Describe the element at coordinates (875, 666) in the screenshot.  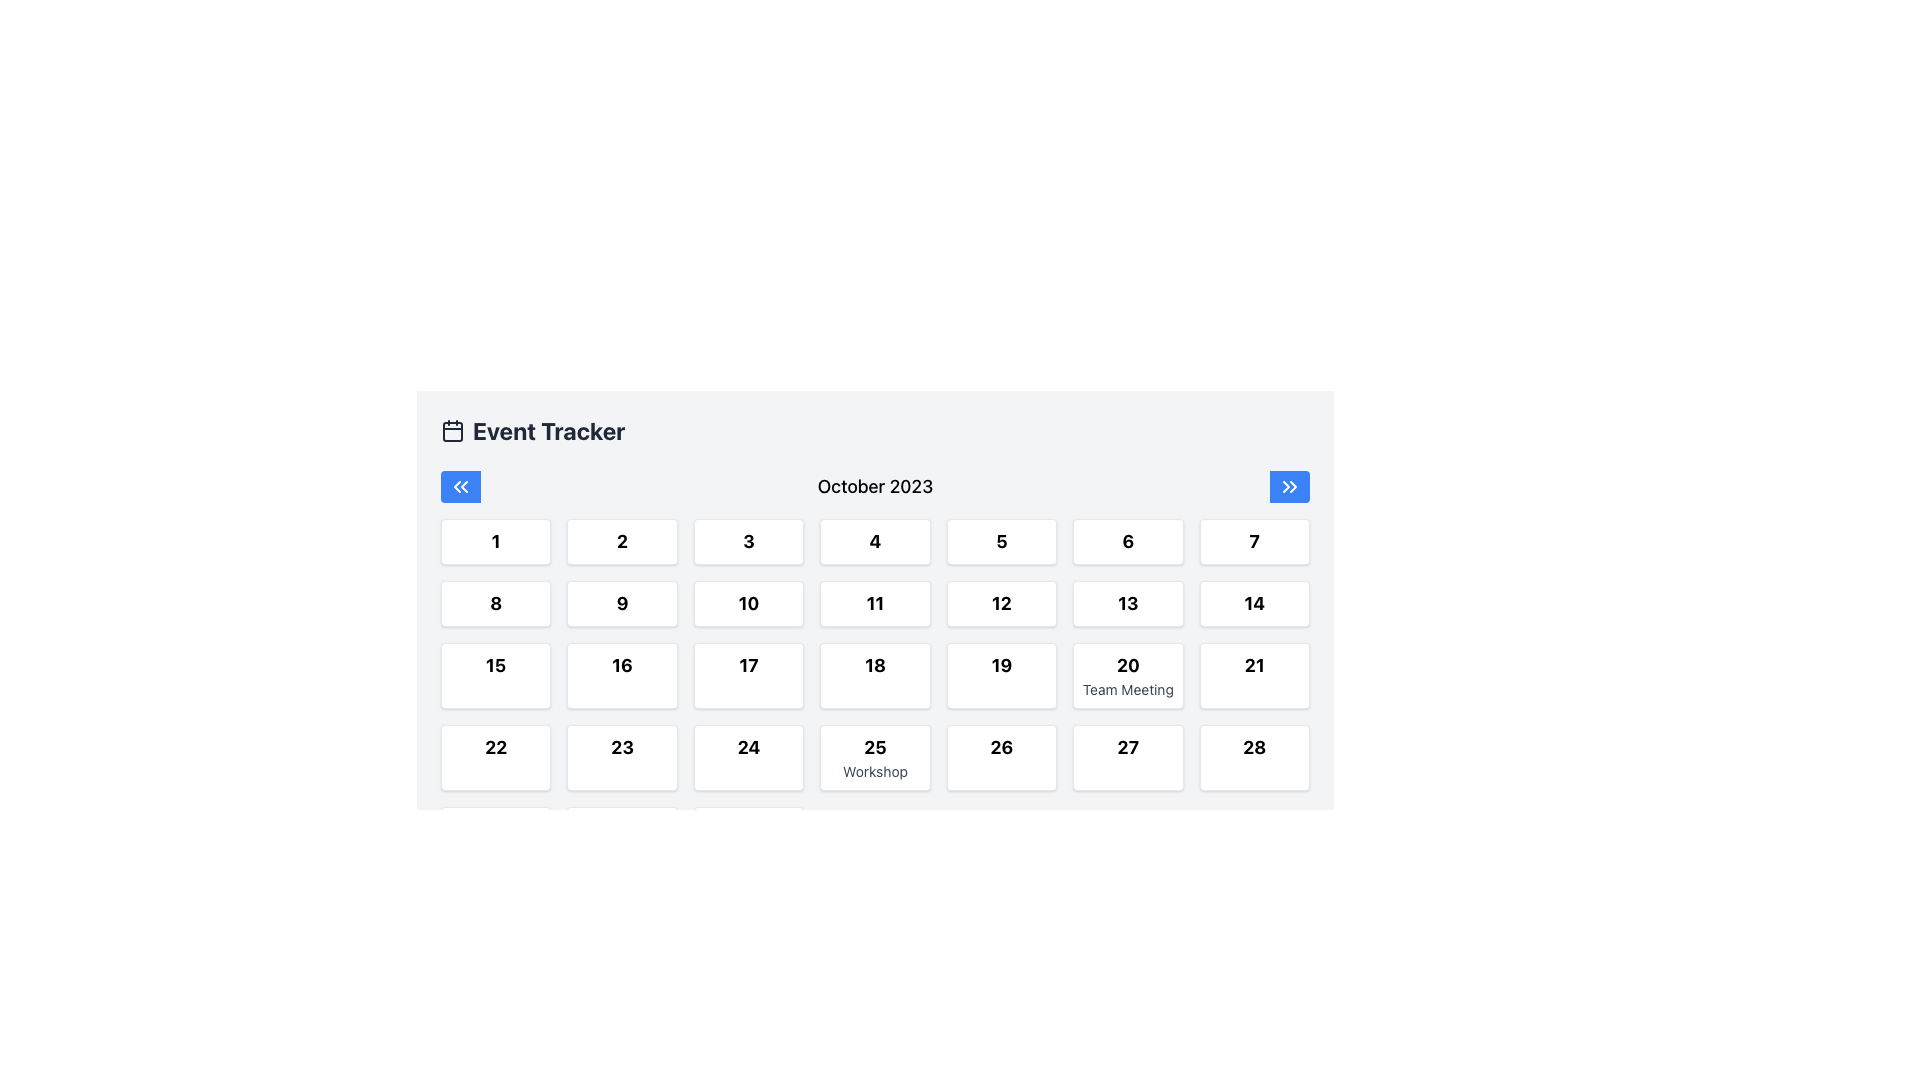
I see `the bold text element displaying the number '18' in black, styled with a large font size, located at the center of the calendar cell for the 18th day of the month` at that location.